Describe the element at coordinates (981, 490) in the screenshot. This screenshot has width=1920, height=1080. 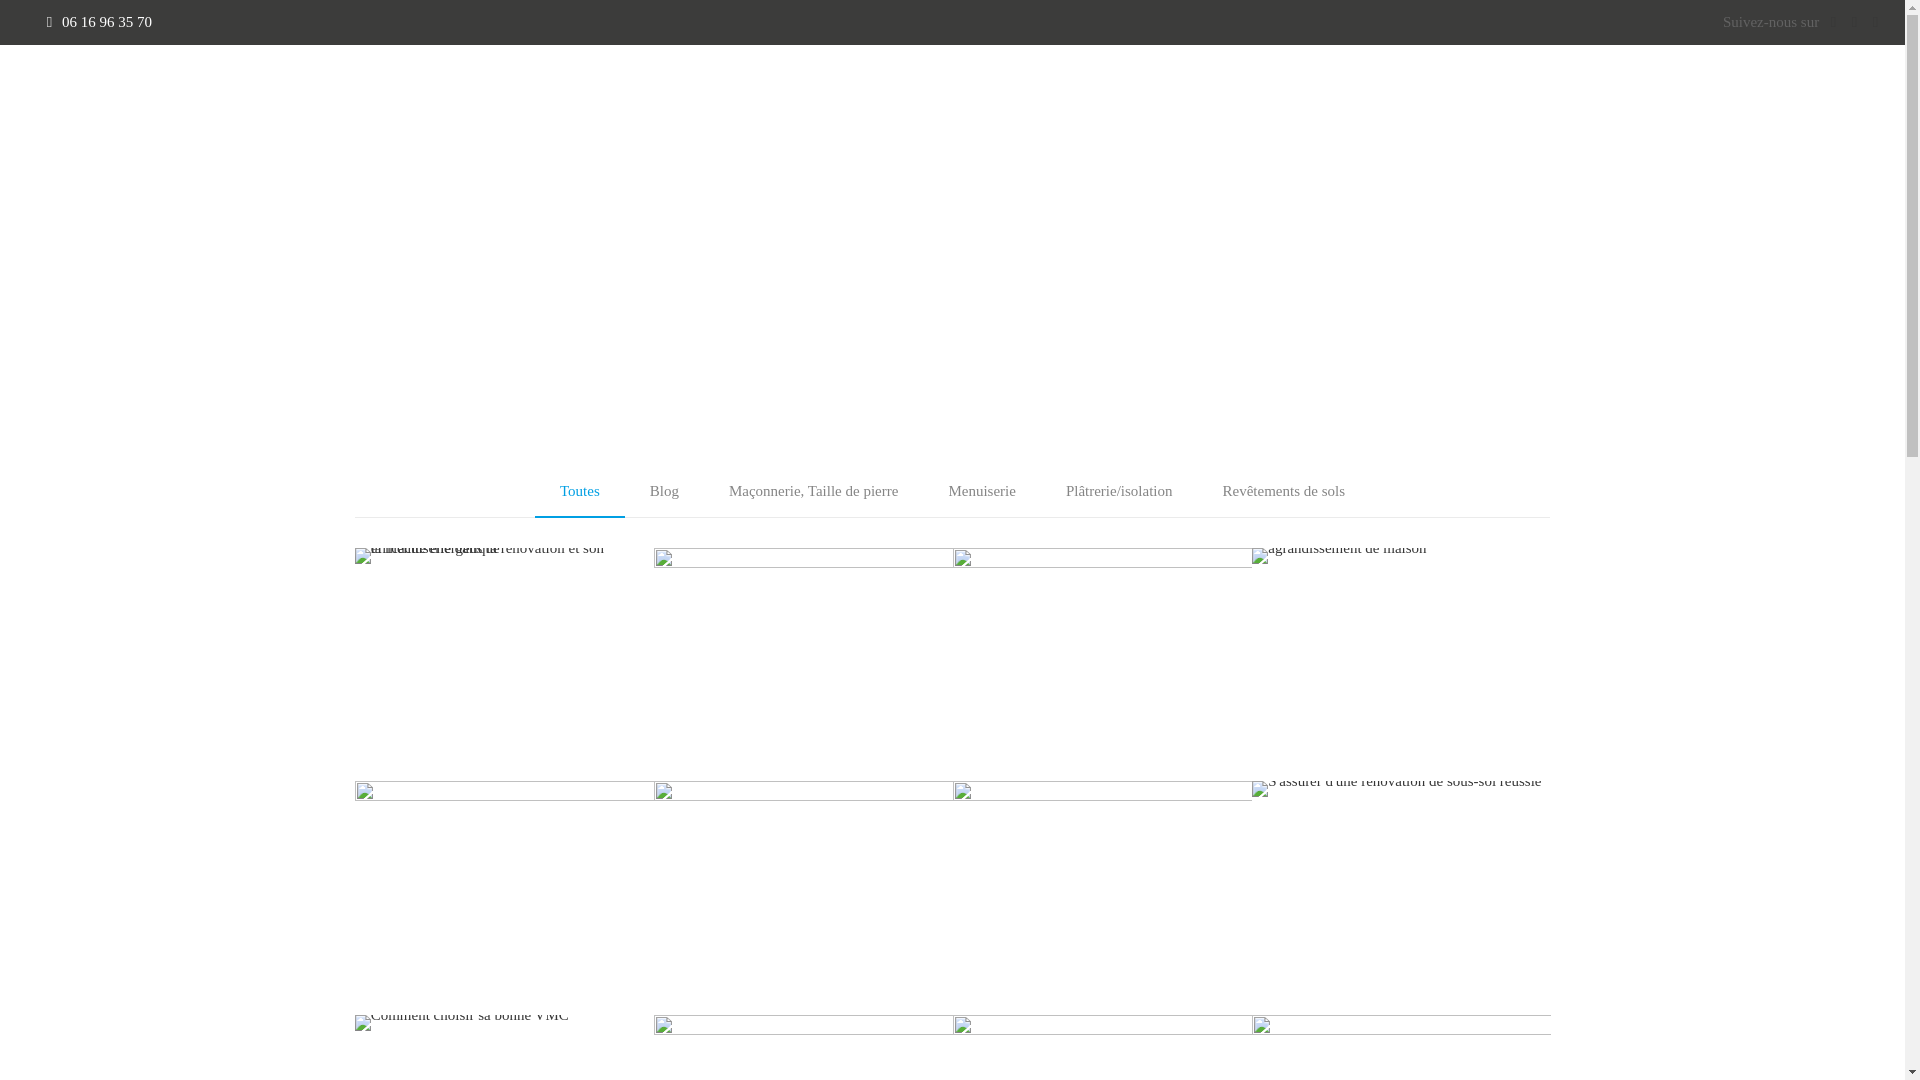
I see `'Menuiserie'` at that location.